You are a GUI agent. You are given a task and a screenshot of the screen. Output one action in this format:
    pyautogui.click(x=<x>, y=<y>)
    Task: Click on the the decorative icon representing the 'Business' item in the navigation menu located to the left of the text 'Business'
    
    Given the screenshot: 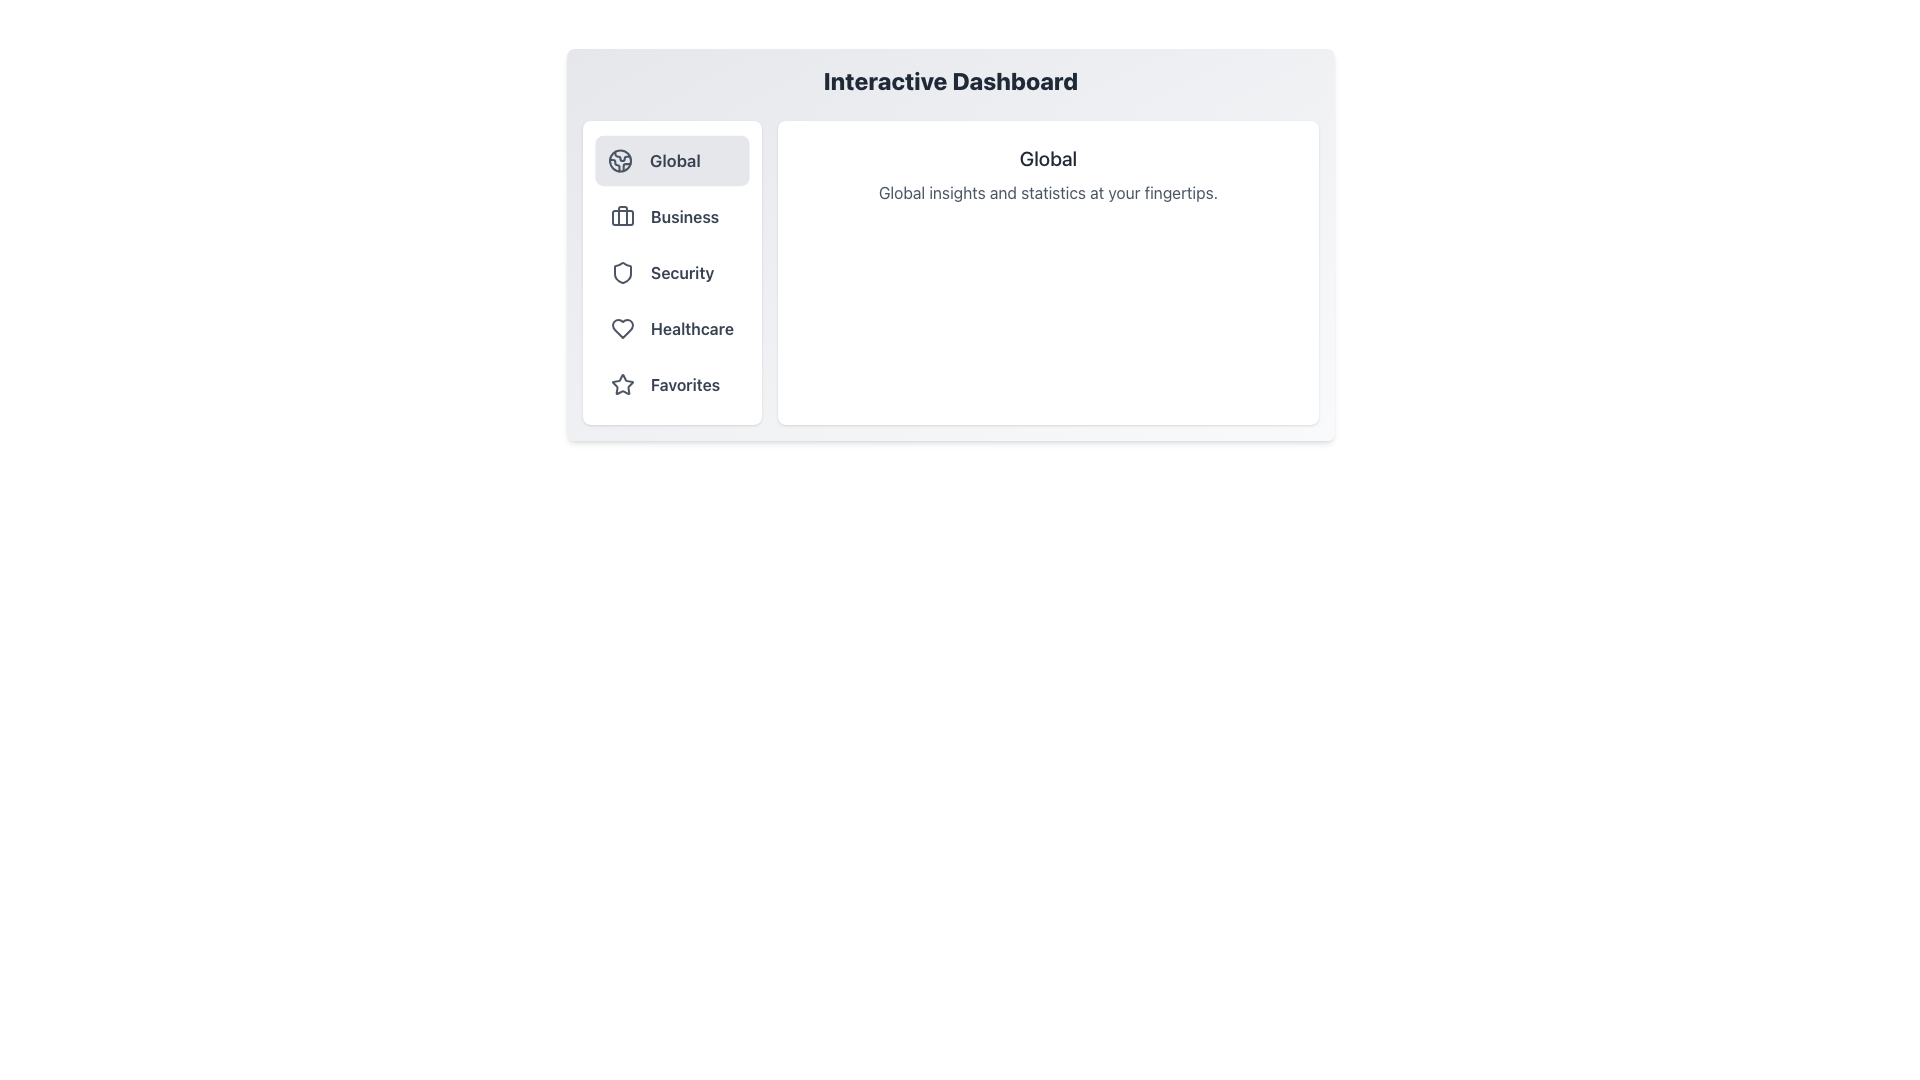 What is the action you would take?
    pyautogui.click(x=622, y=216)
    